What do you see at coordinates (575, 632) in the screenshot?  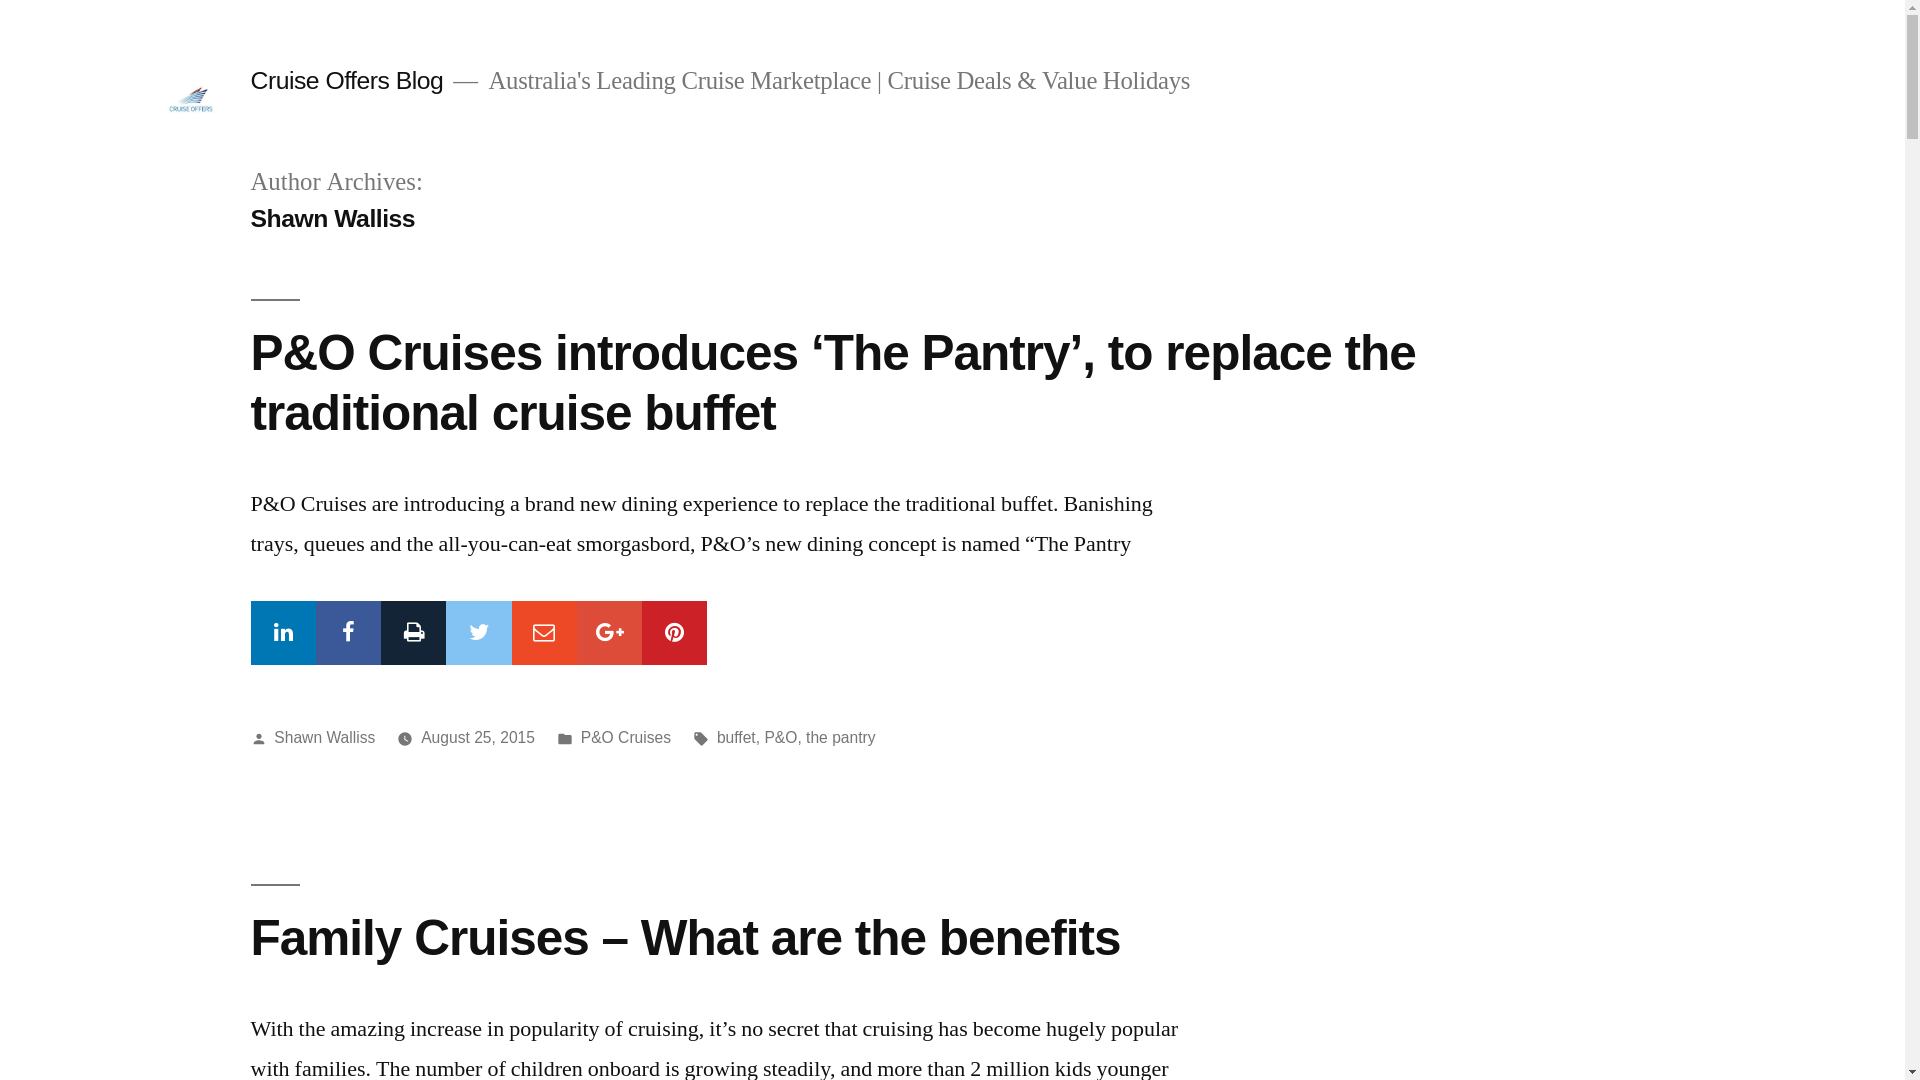 I see `'Google+'` at bounding box center [575, 632].